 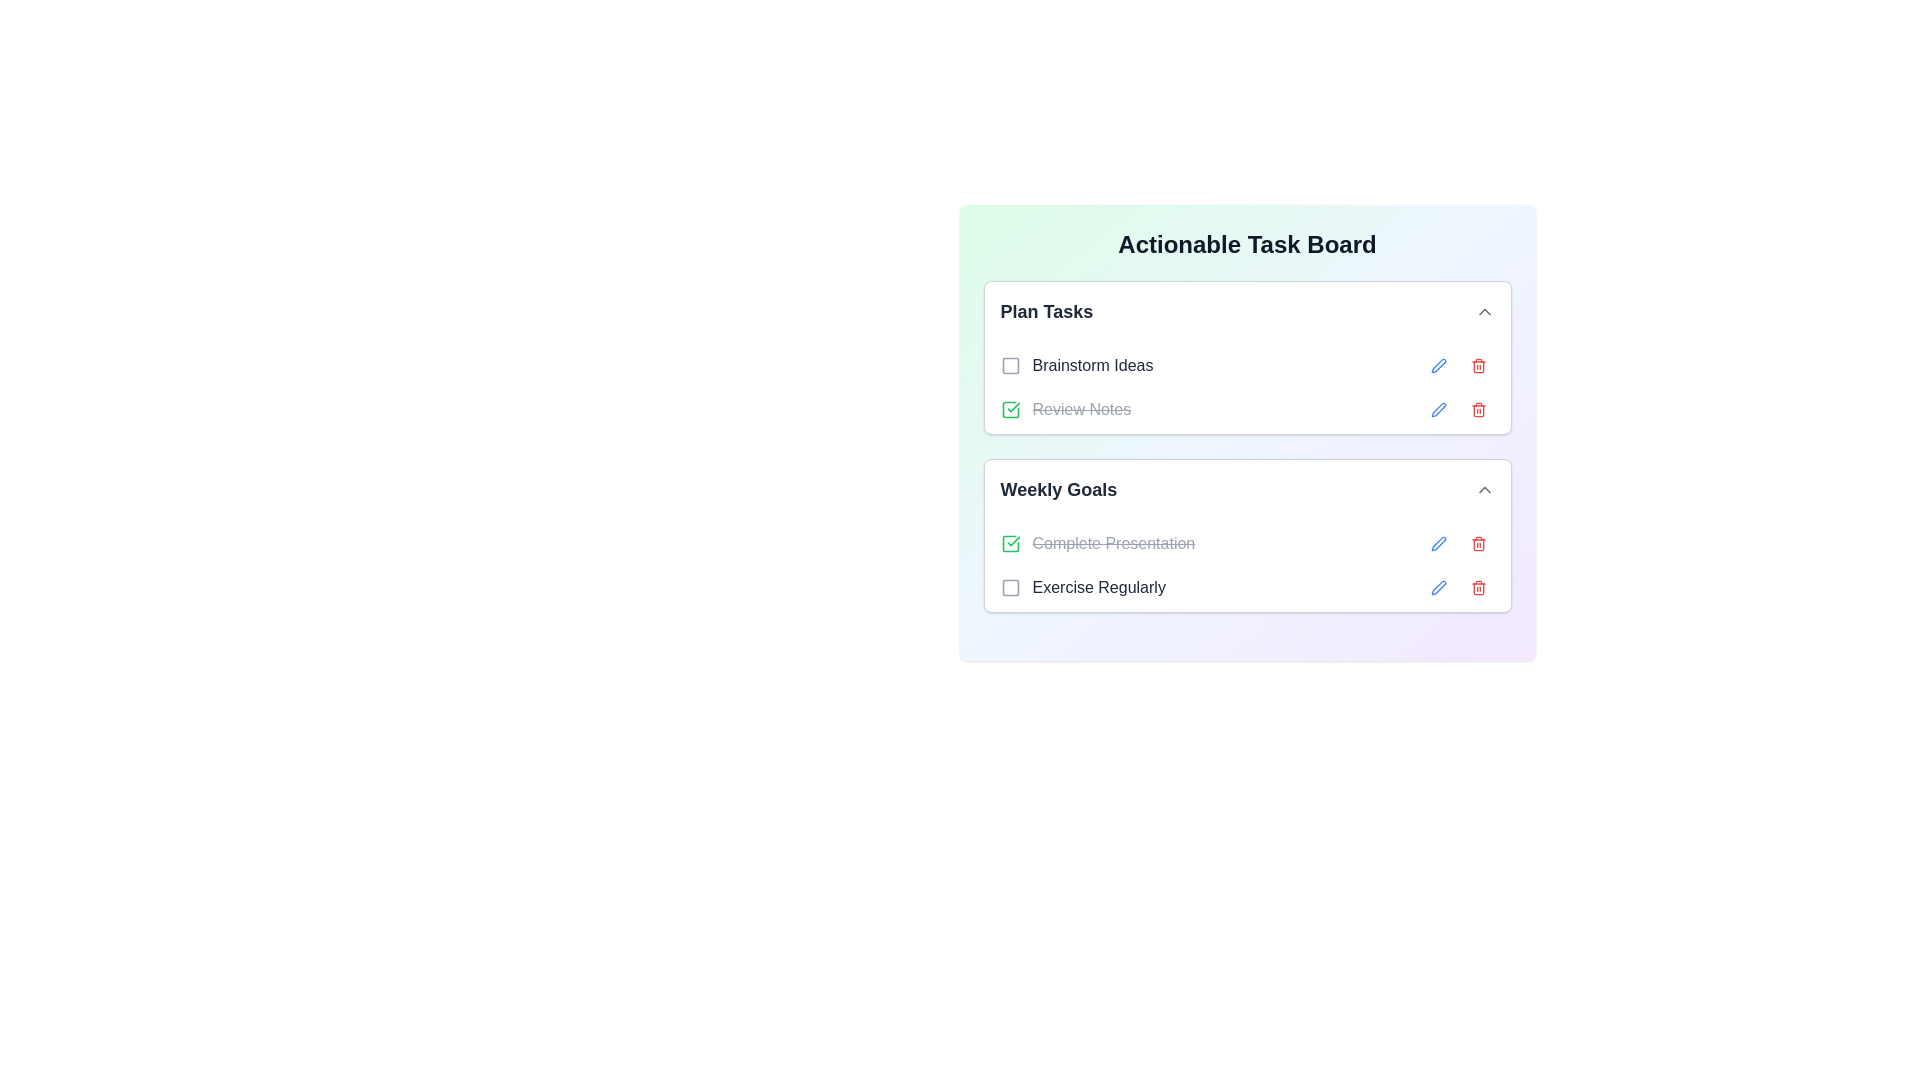 What do you see at coordinates (1437, 543) in the screenshot?
I see `the 'Edit' icon button located in the 'Weekly Goals' section, positioned to the right of the first task 'Complete Presentation', for accessibility purposes` at bounding box center [1437, 543].